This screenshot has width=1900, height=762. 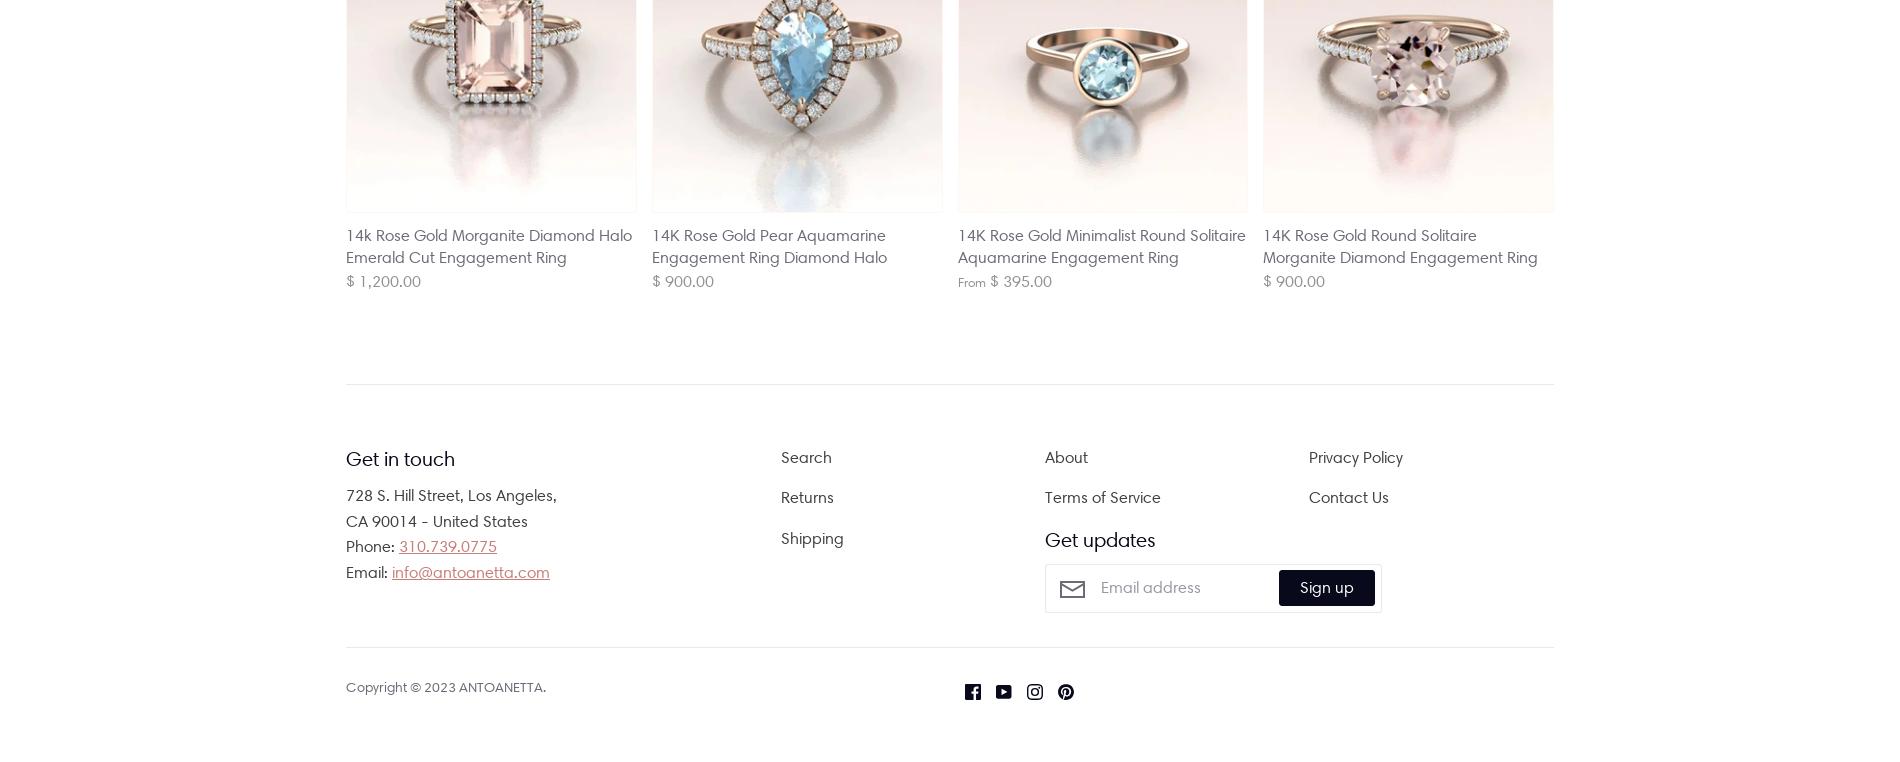 I want to click on '14K Rose Gold Round Solitaire Morganite Diamond Engagement Ring', so click(x=1261, y=245).